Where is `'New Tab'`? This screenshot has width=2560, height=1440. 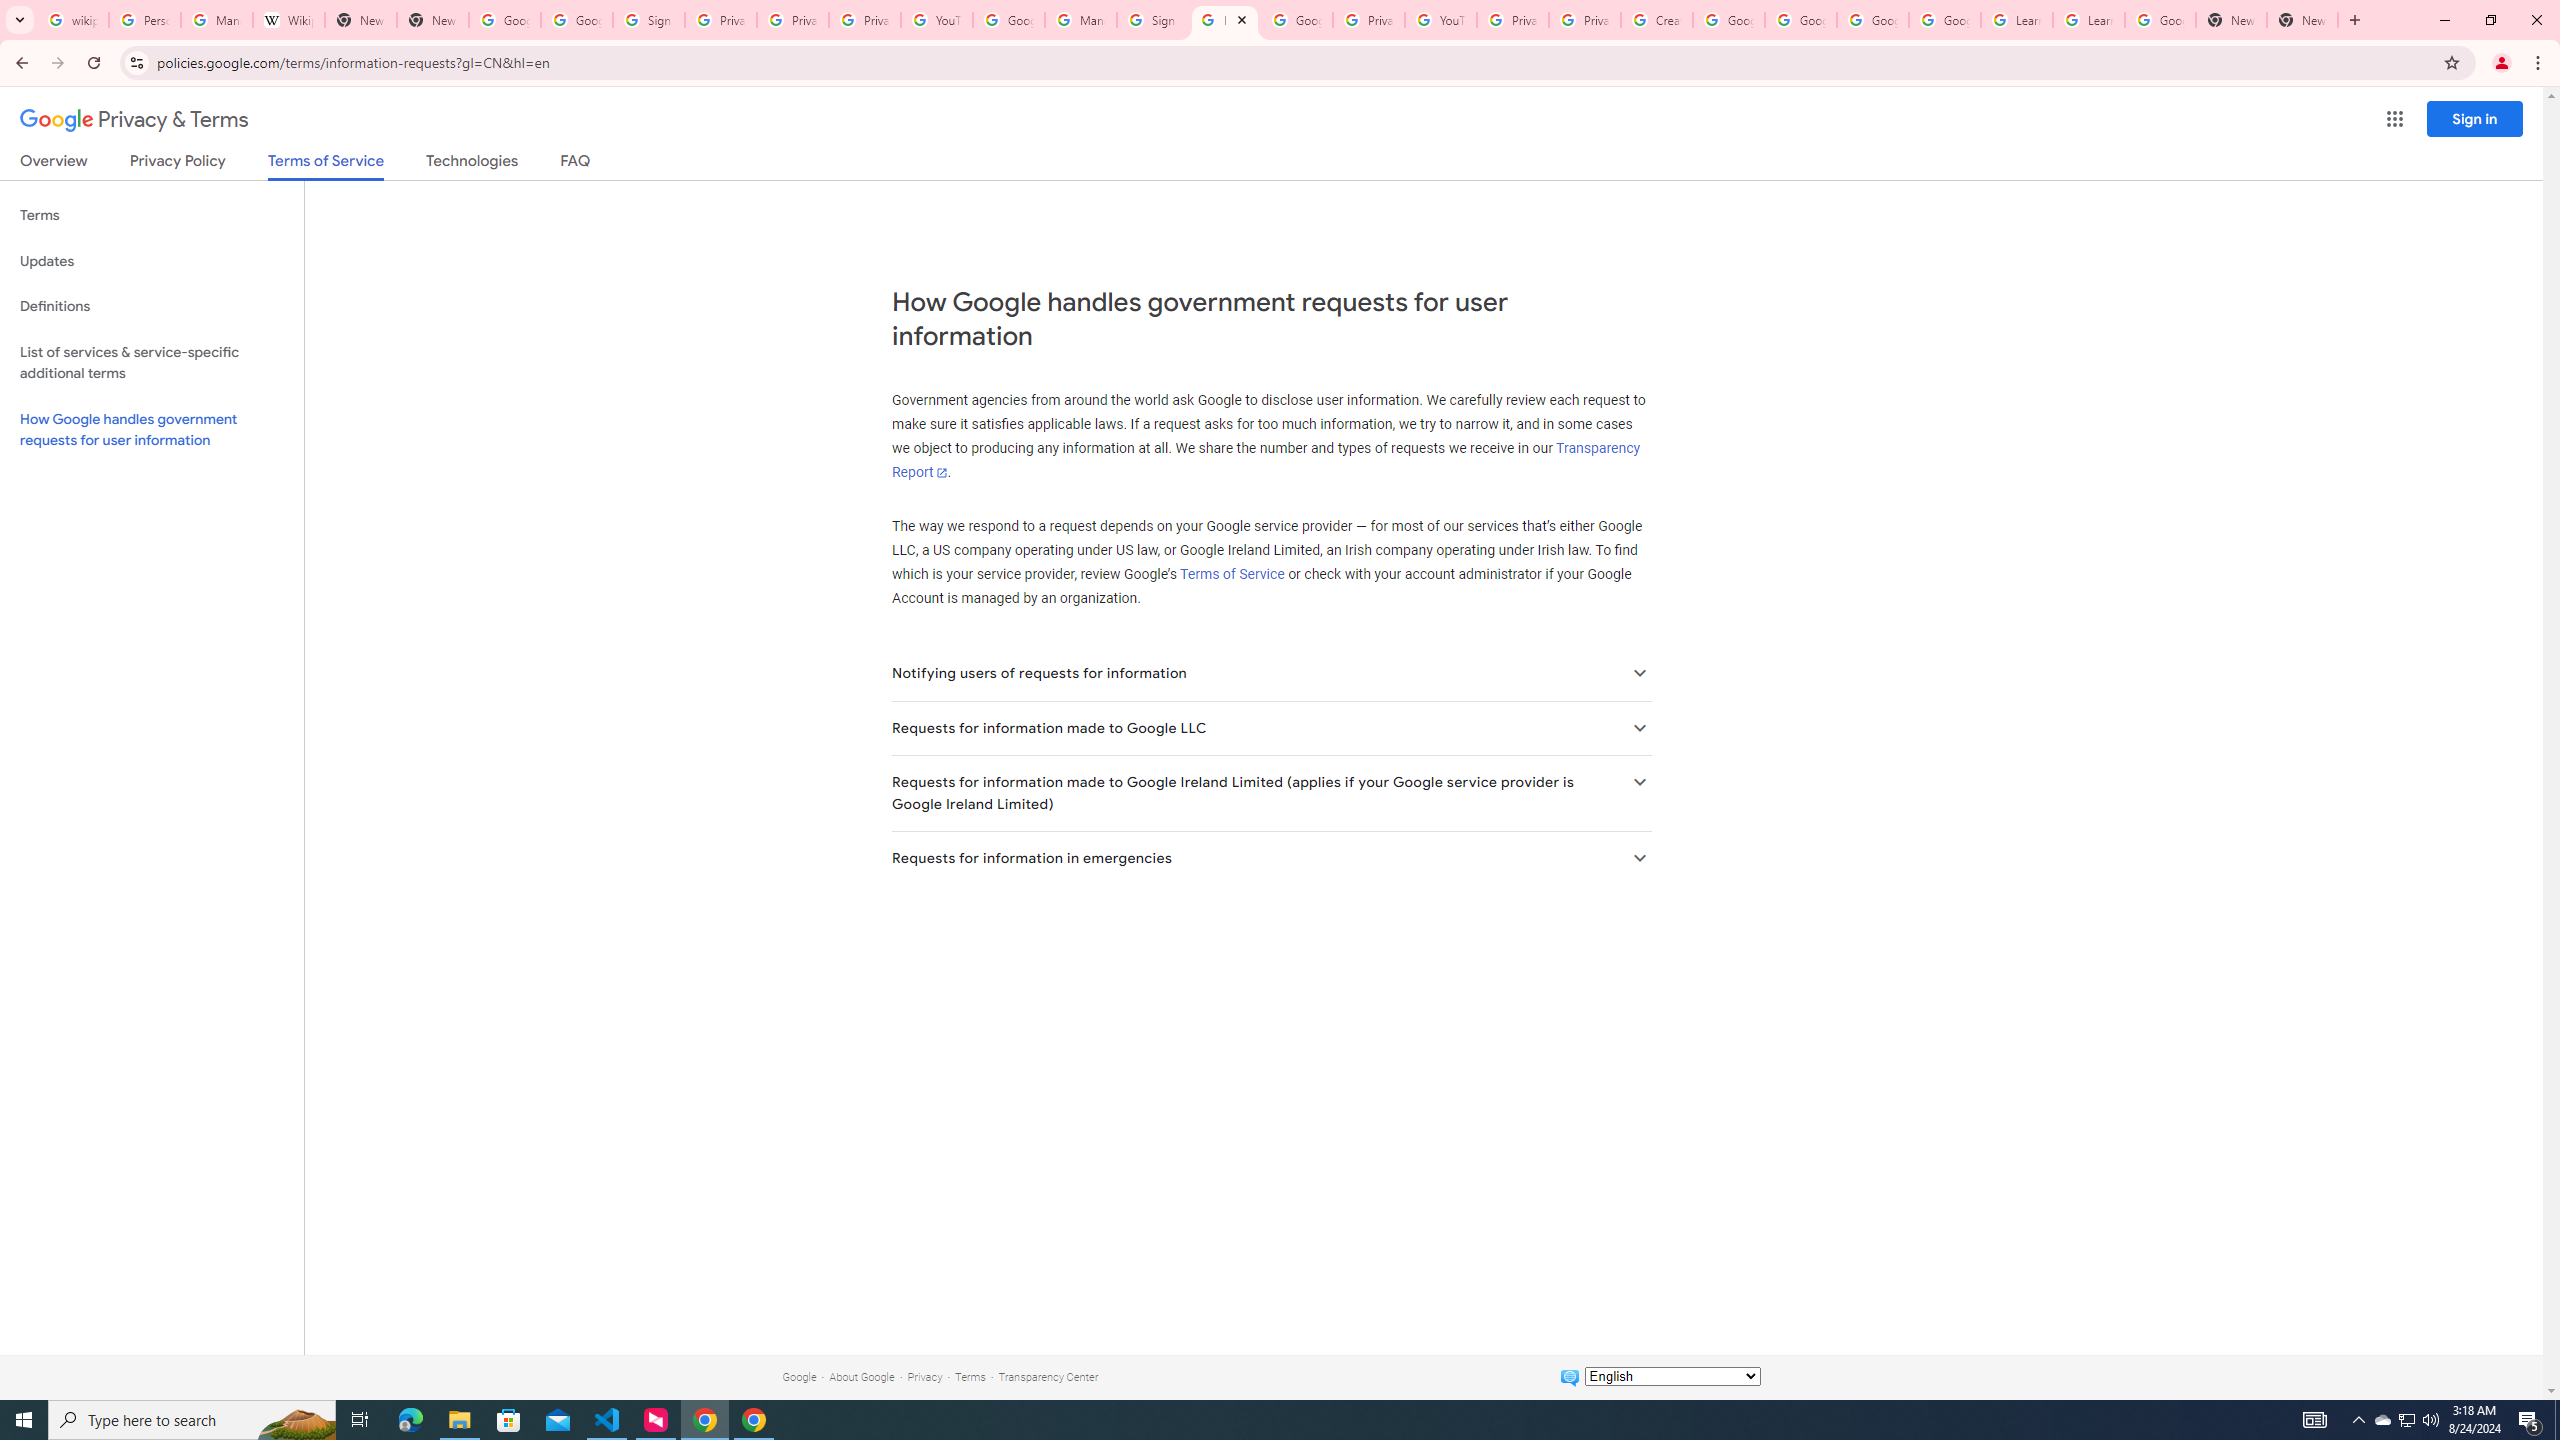 'New Tab' is located at coordinates (2230, 19).